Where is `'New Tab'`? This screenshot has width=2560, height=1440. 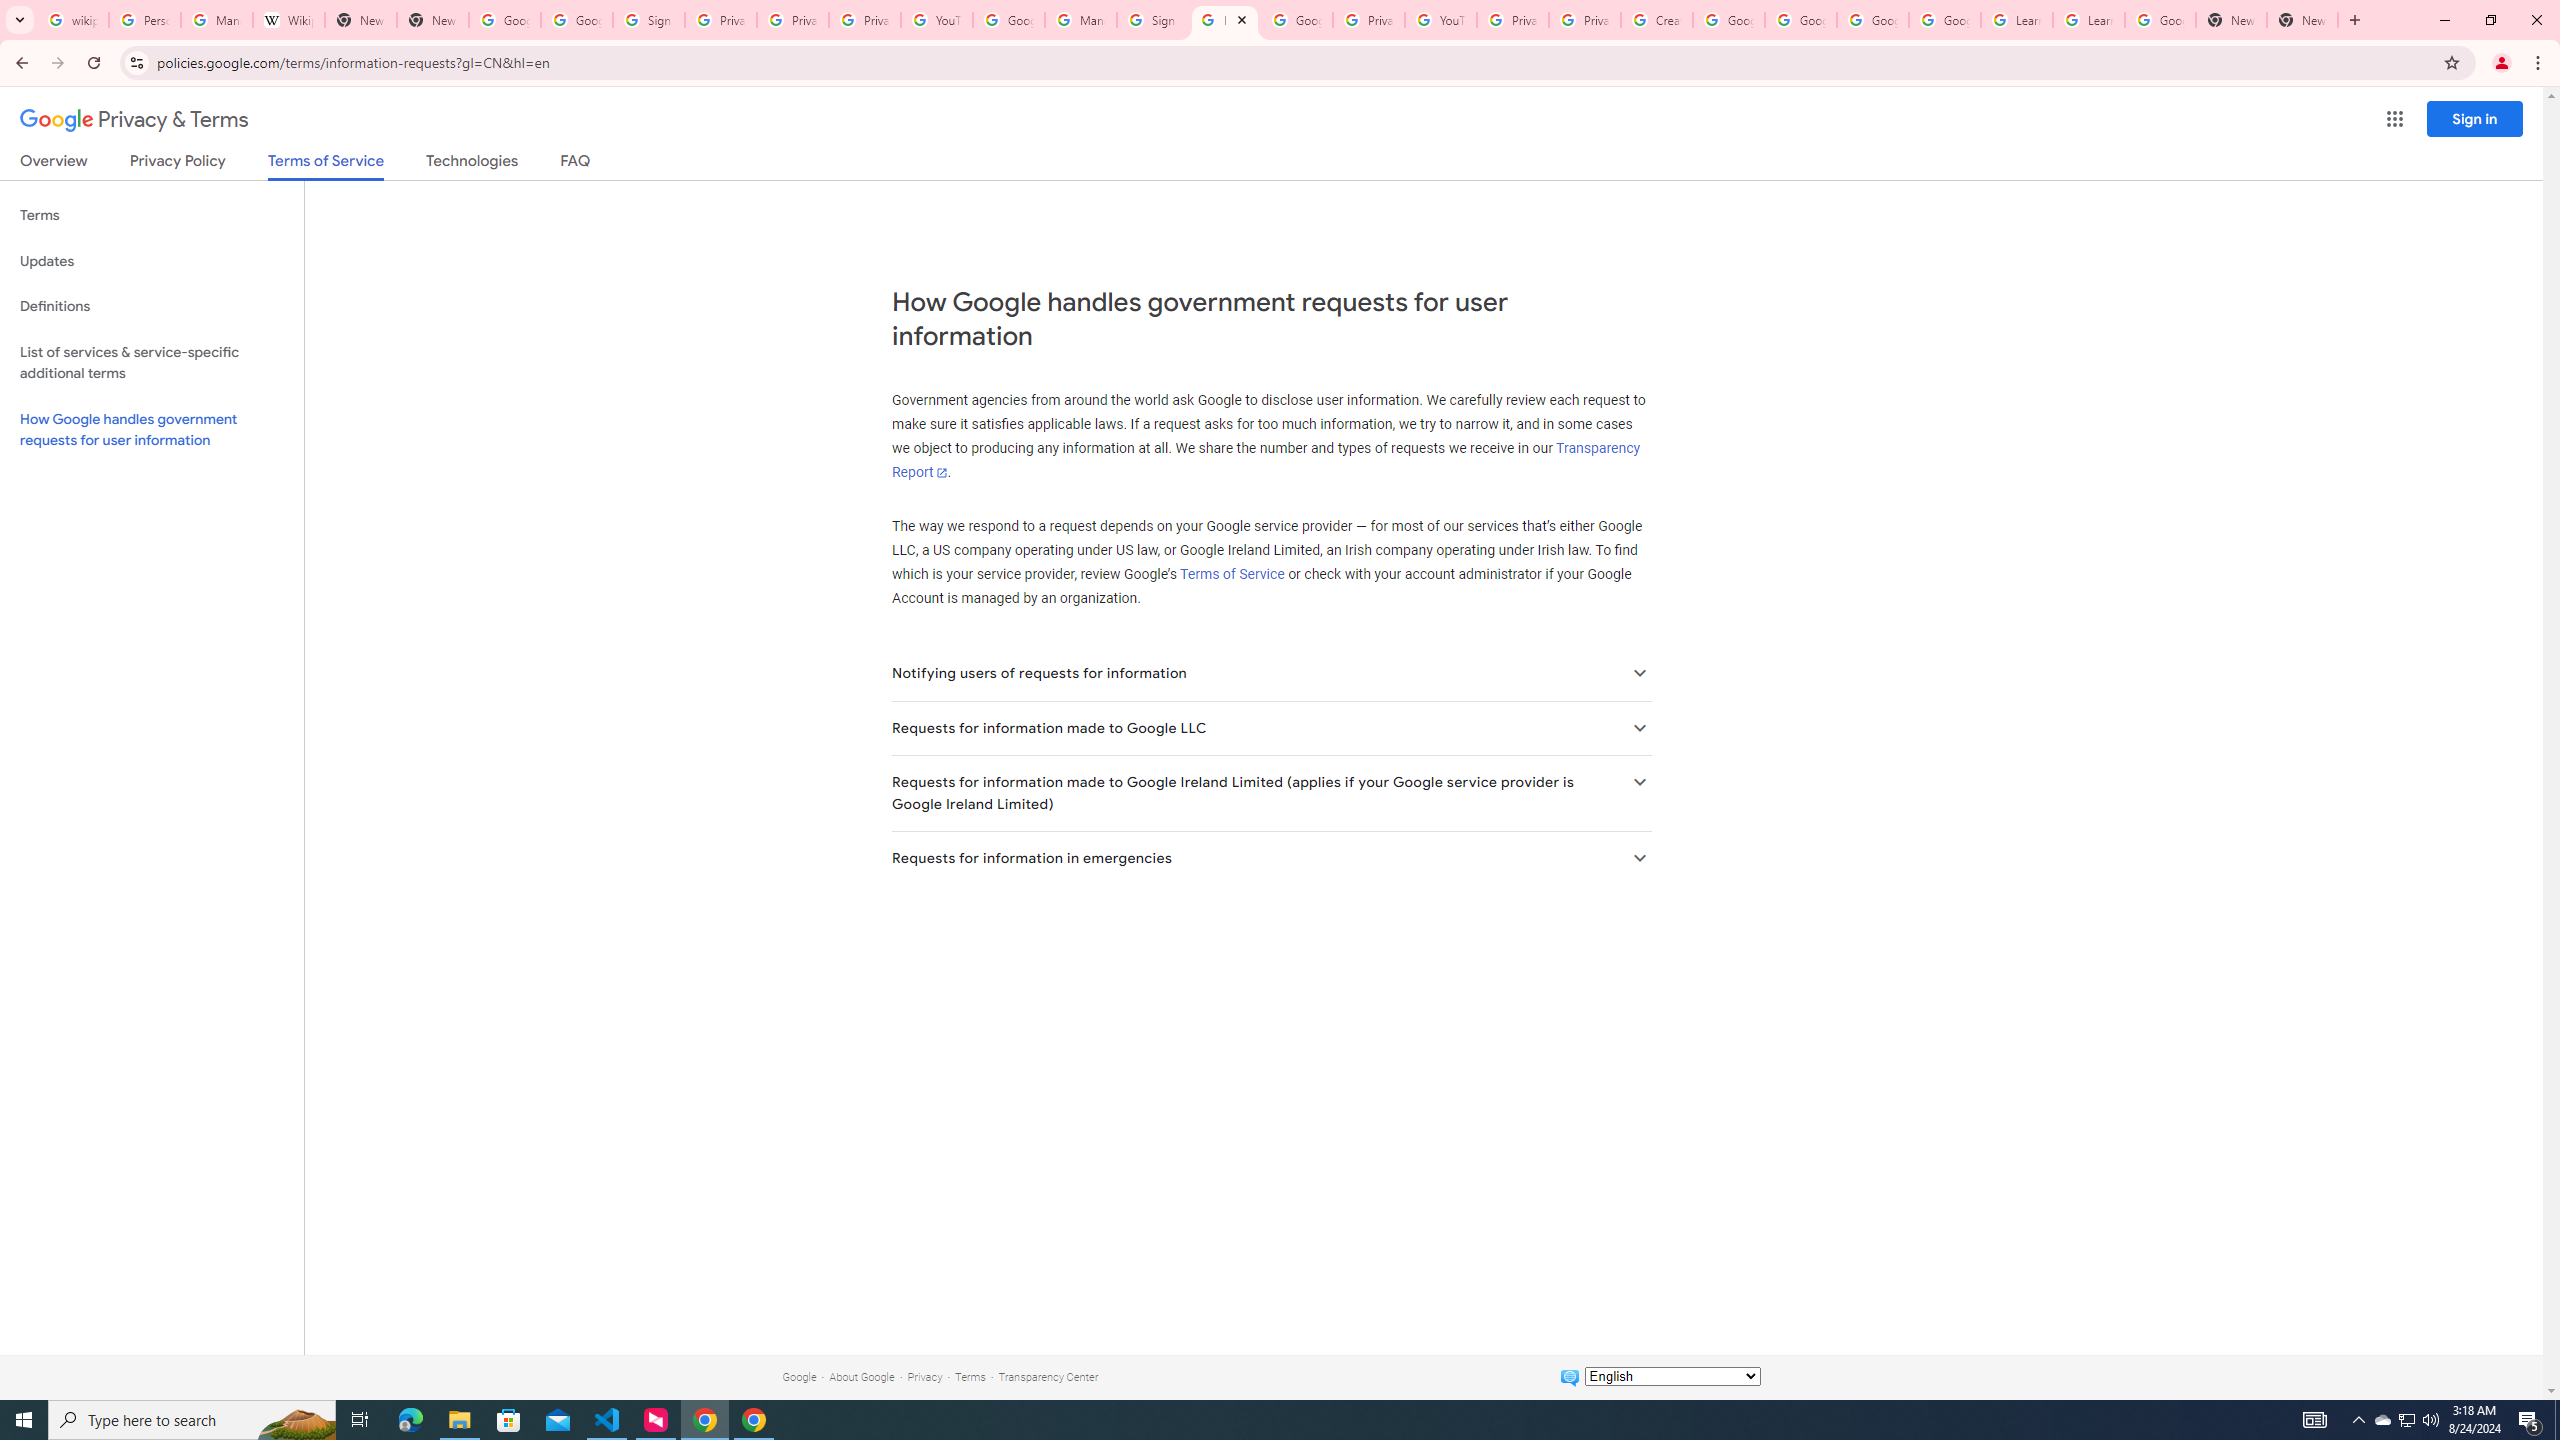 'New Tab' is located at coordinates (2230, 19).